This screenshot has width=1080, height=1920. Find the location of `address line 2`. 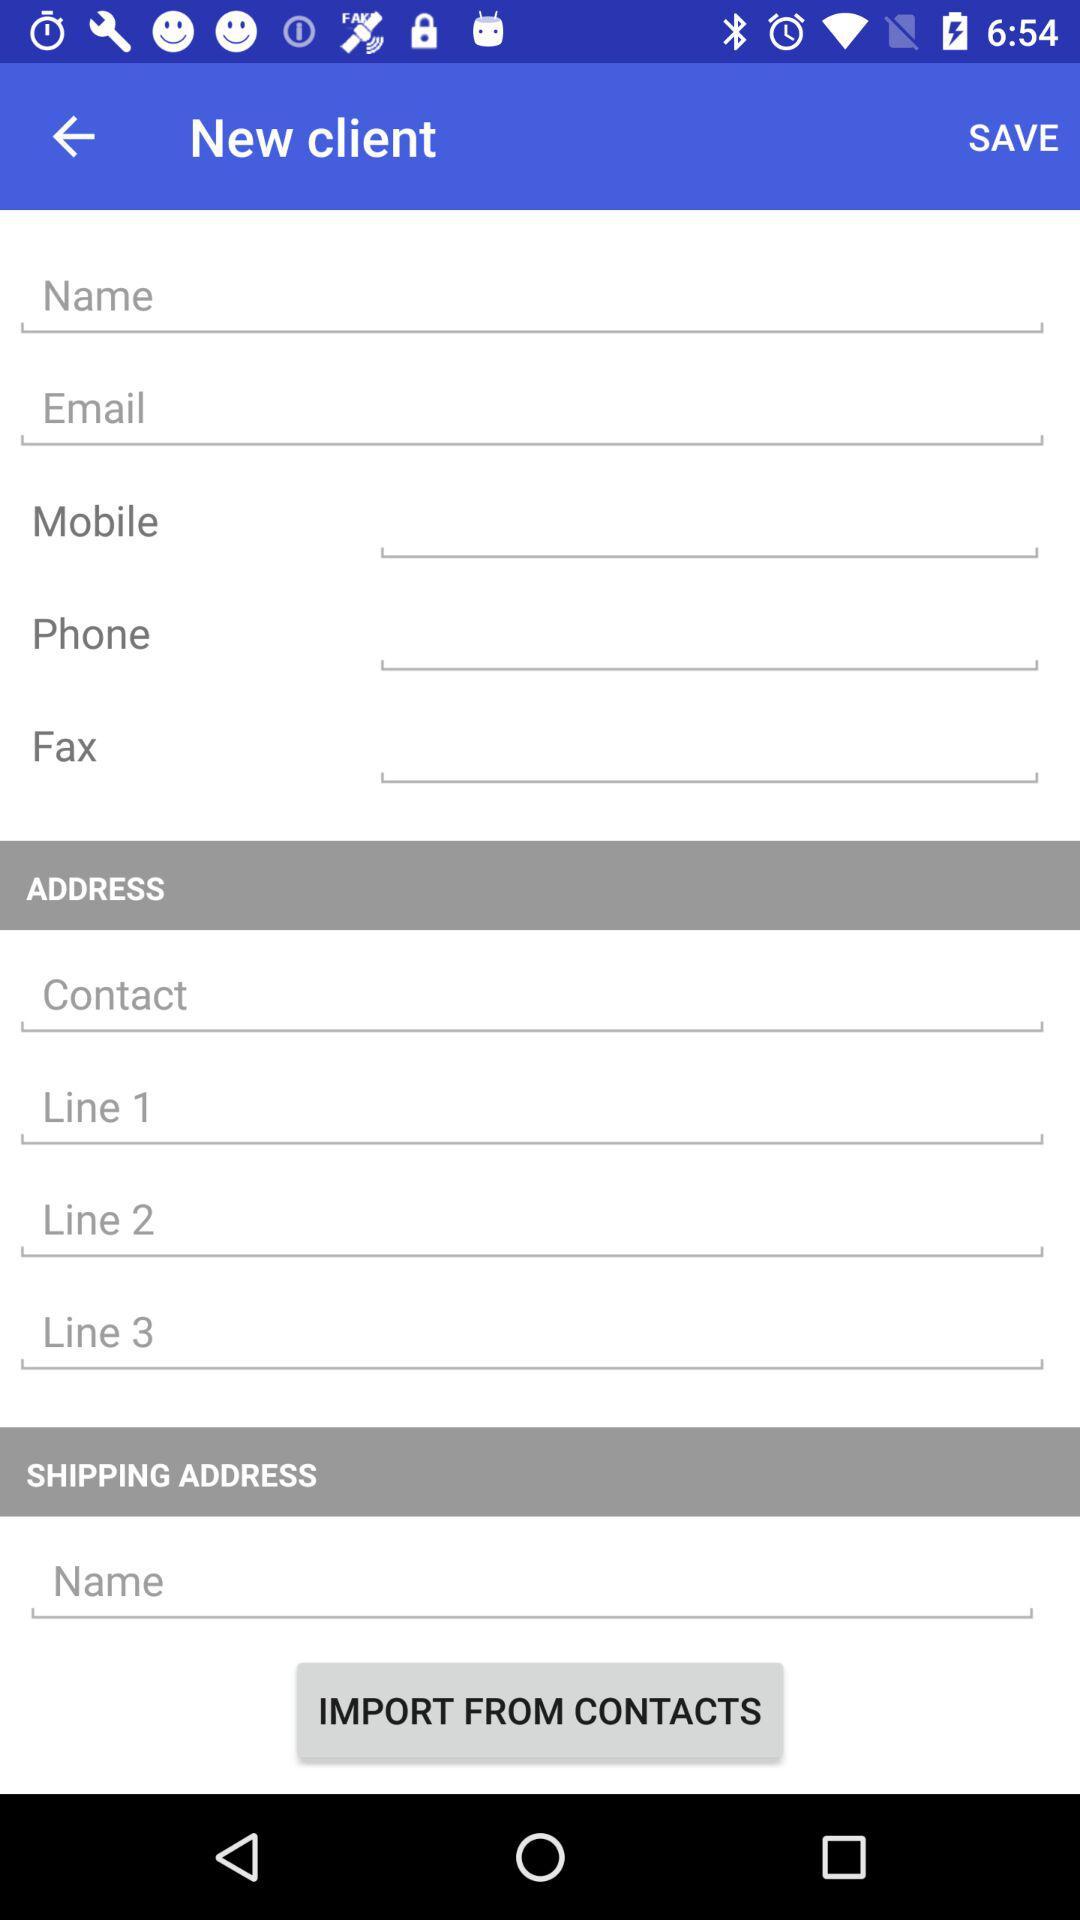

address line 2 is located at coordinates (531, 1218).